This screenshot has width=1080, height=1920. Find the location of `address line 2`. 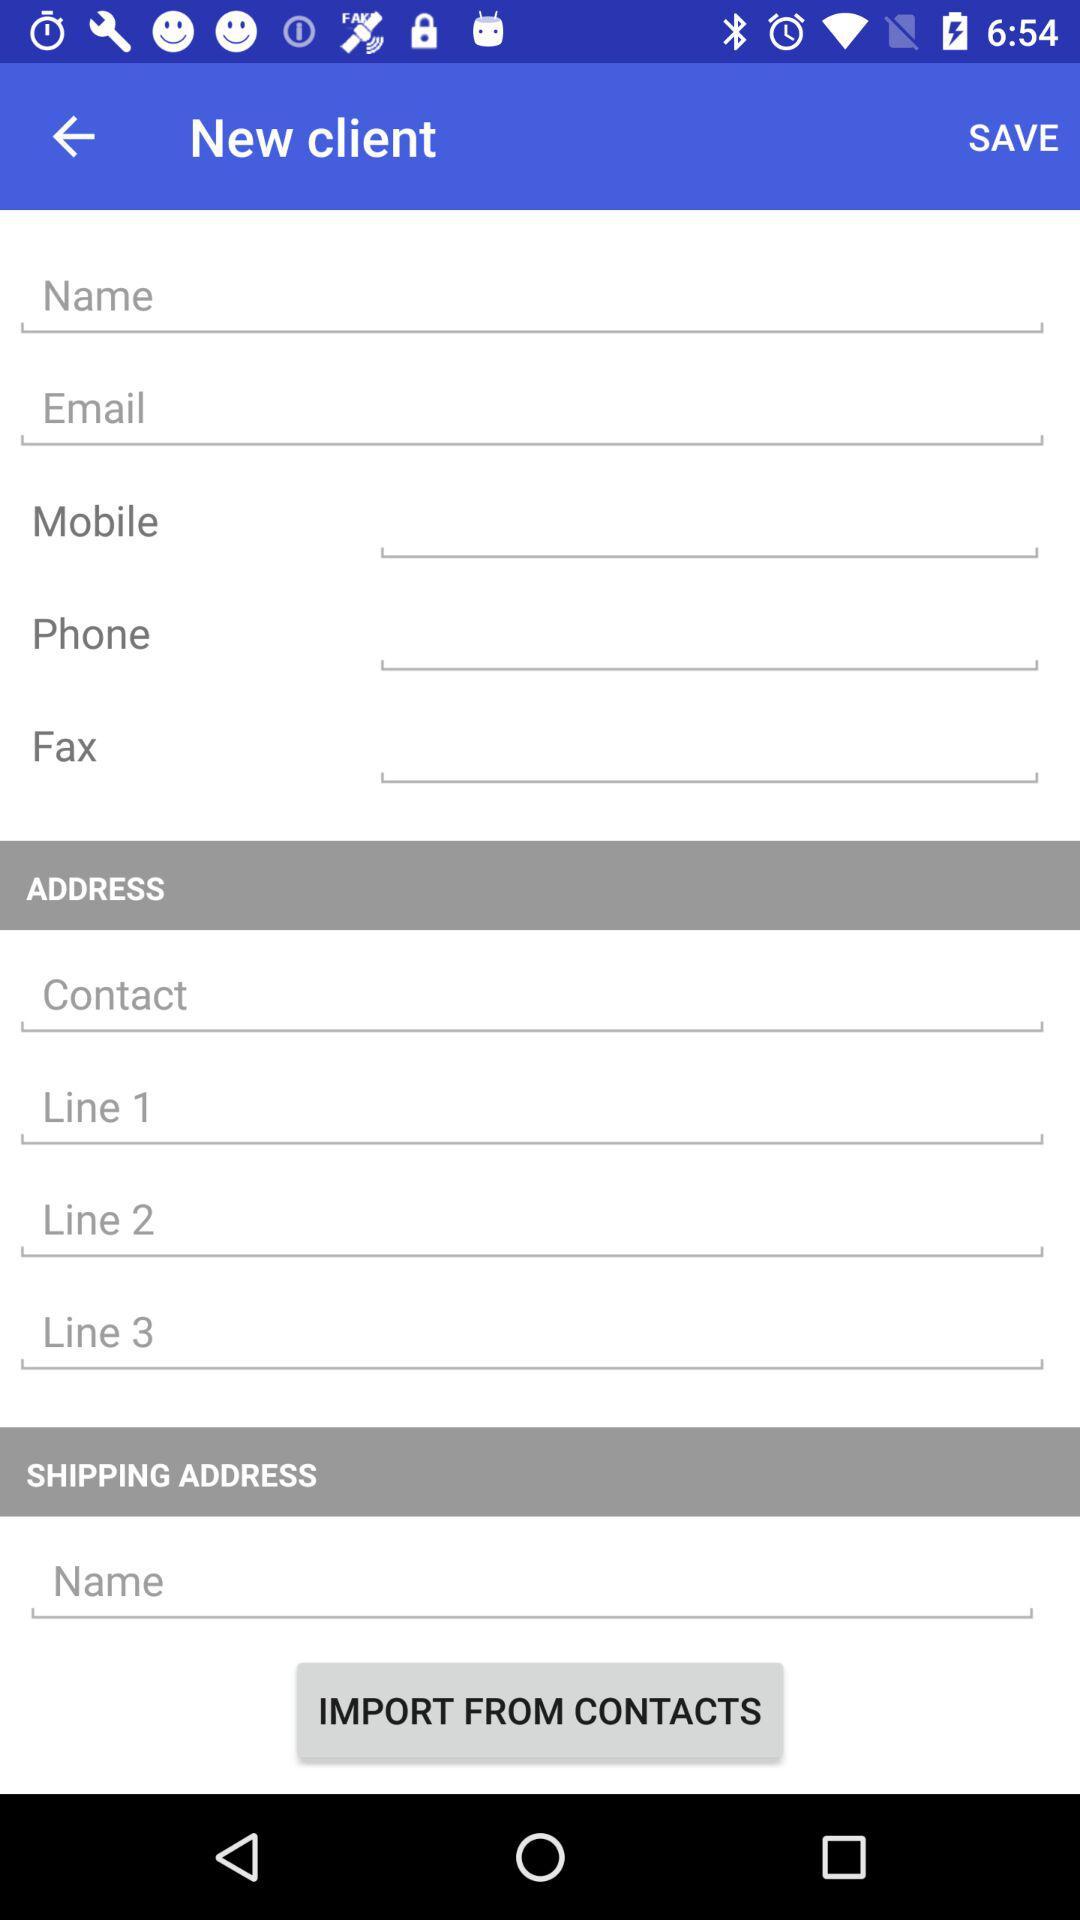

address line 2 is located at coordinates (531, 1218).